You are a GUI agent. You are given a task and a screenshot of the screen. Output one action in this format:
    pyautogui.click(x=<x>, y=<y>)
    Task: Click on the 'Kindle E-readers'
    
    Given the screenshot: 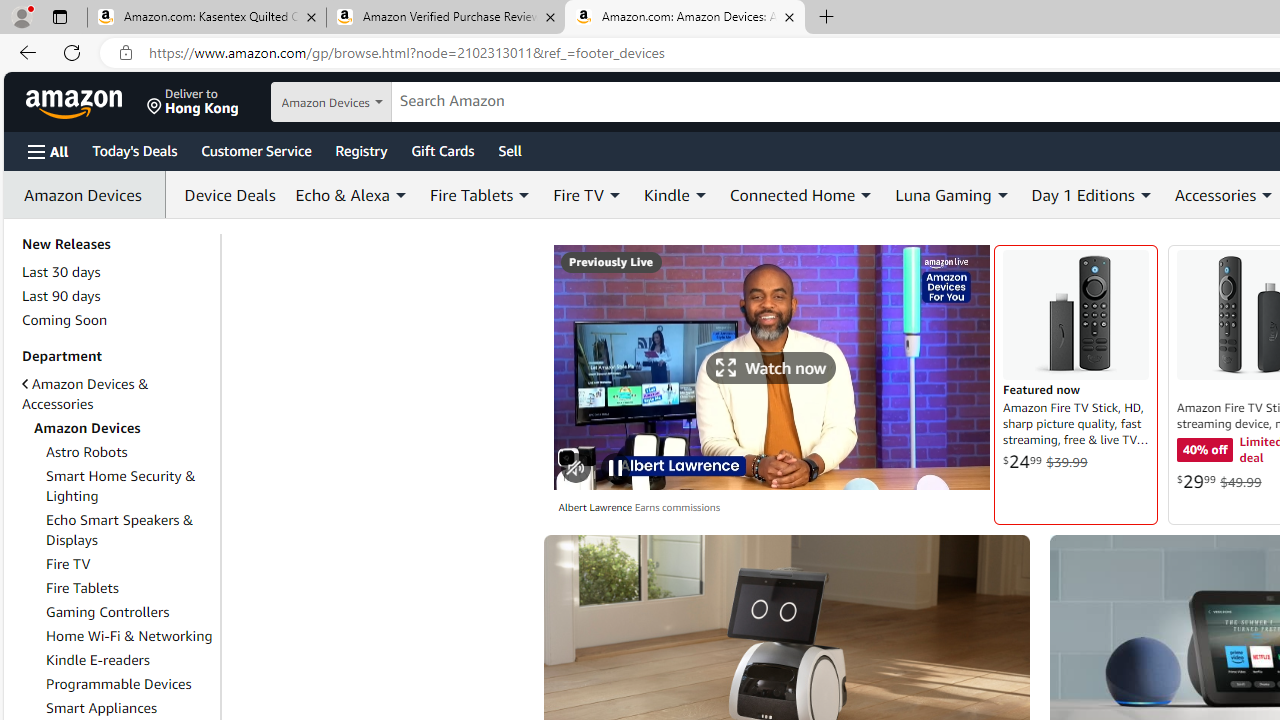 What is the action you would take?
    pyautogui.click(x=96, y=659)
    